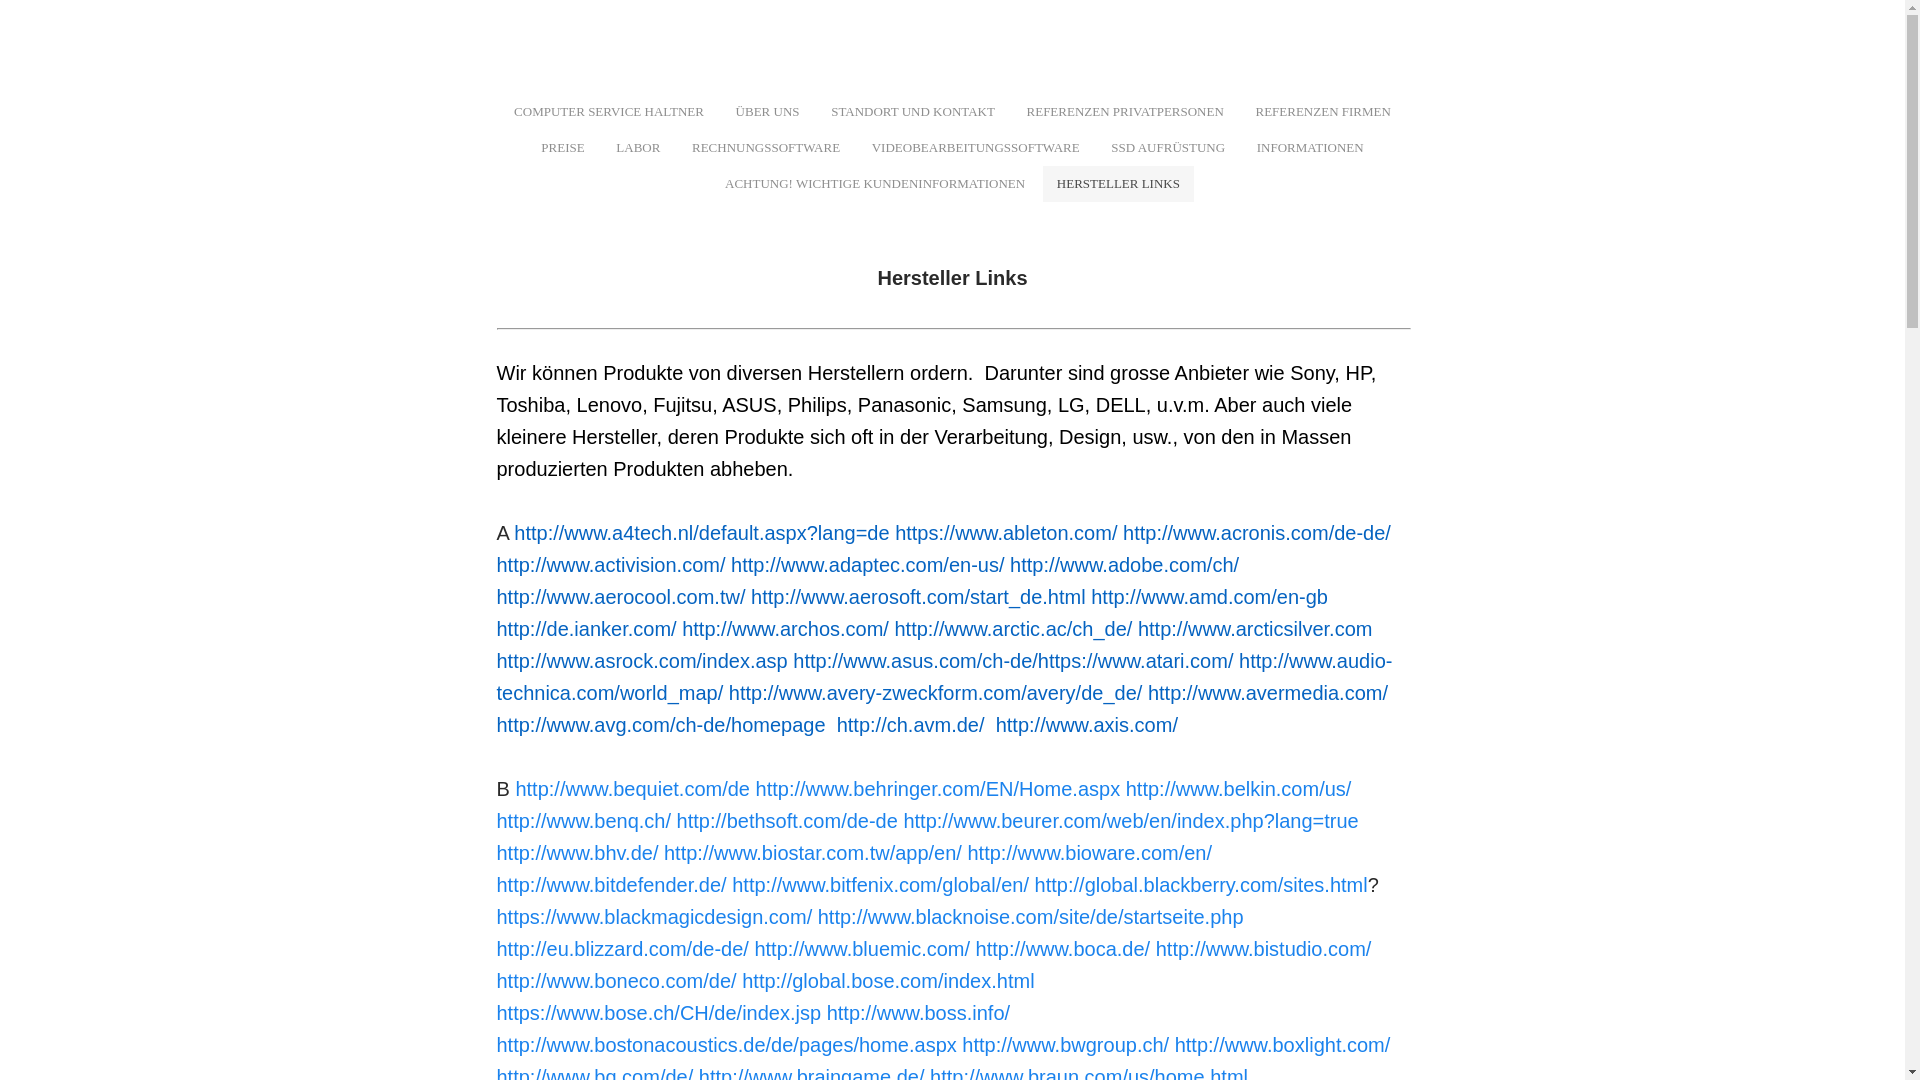 This screenshot has height=1080, width=1920. I want to click on 'http://www.boneco.com/de/', so click(614, 979).